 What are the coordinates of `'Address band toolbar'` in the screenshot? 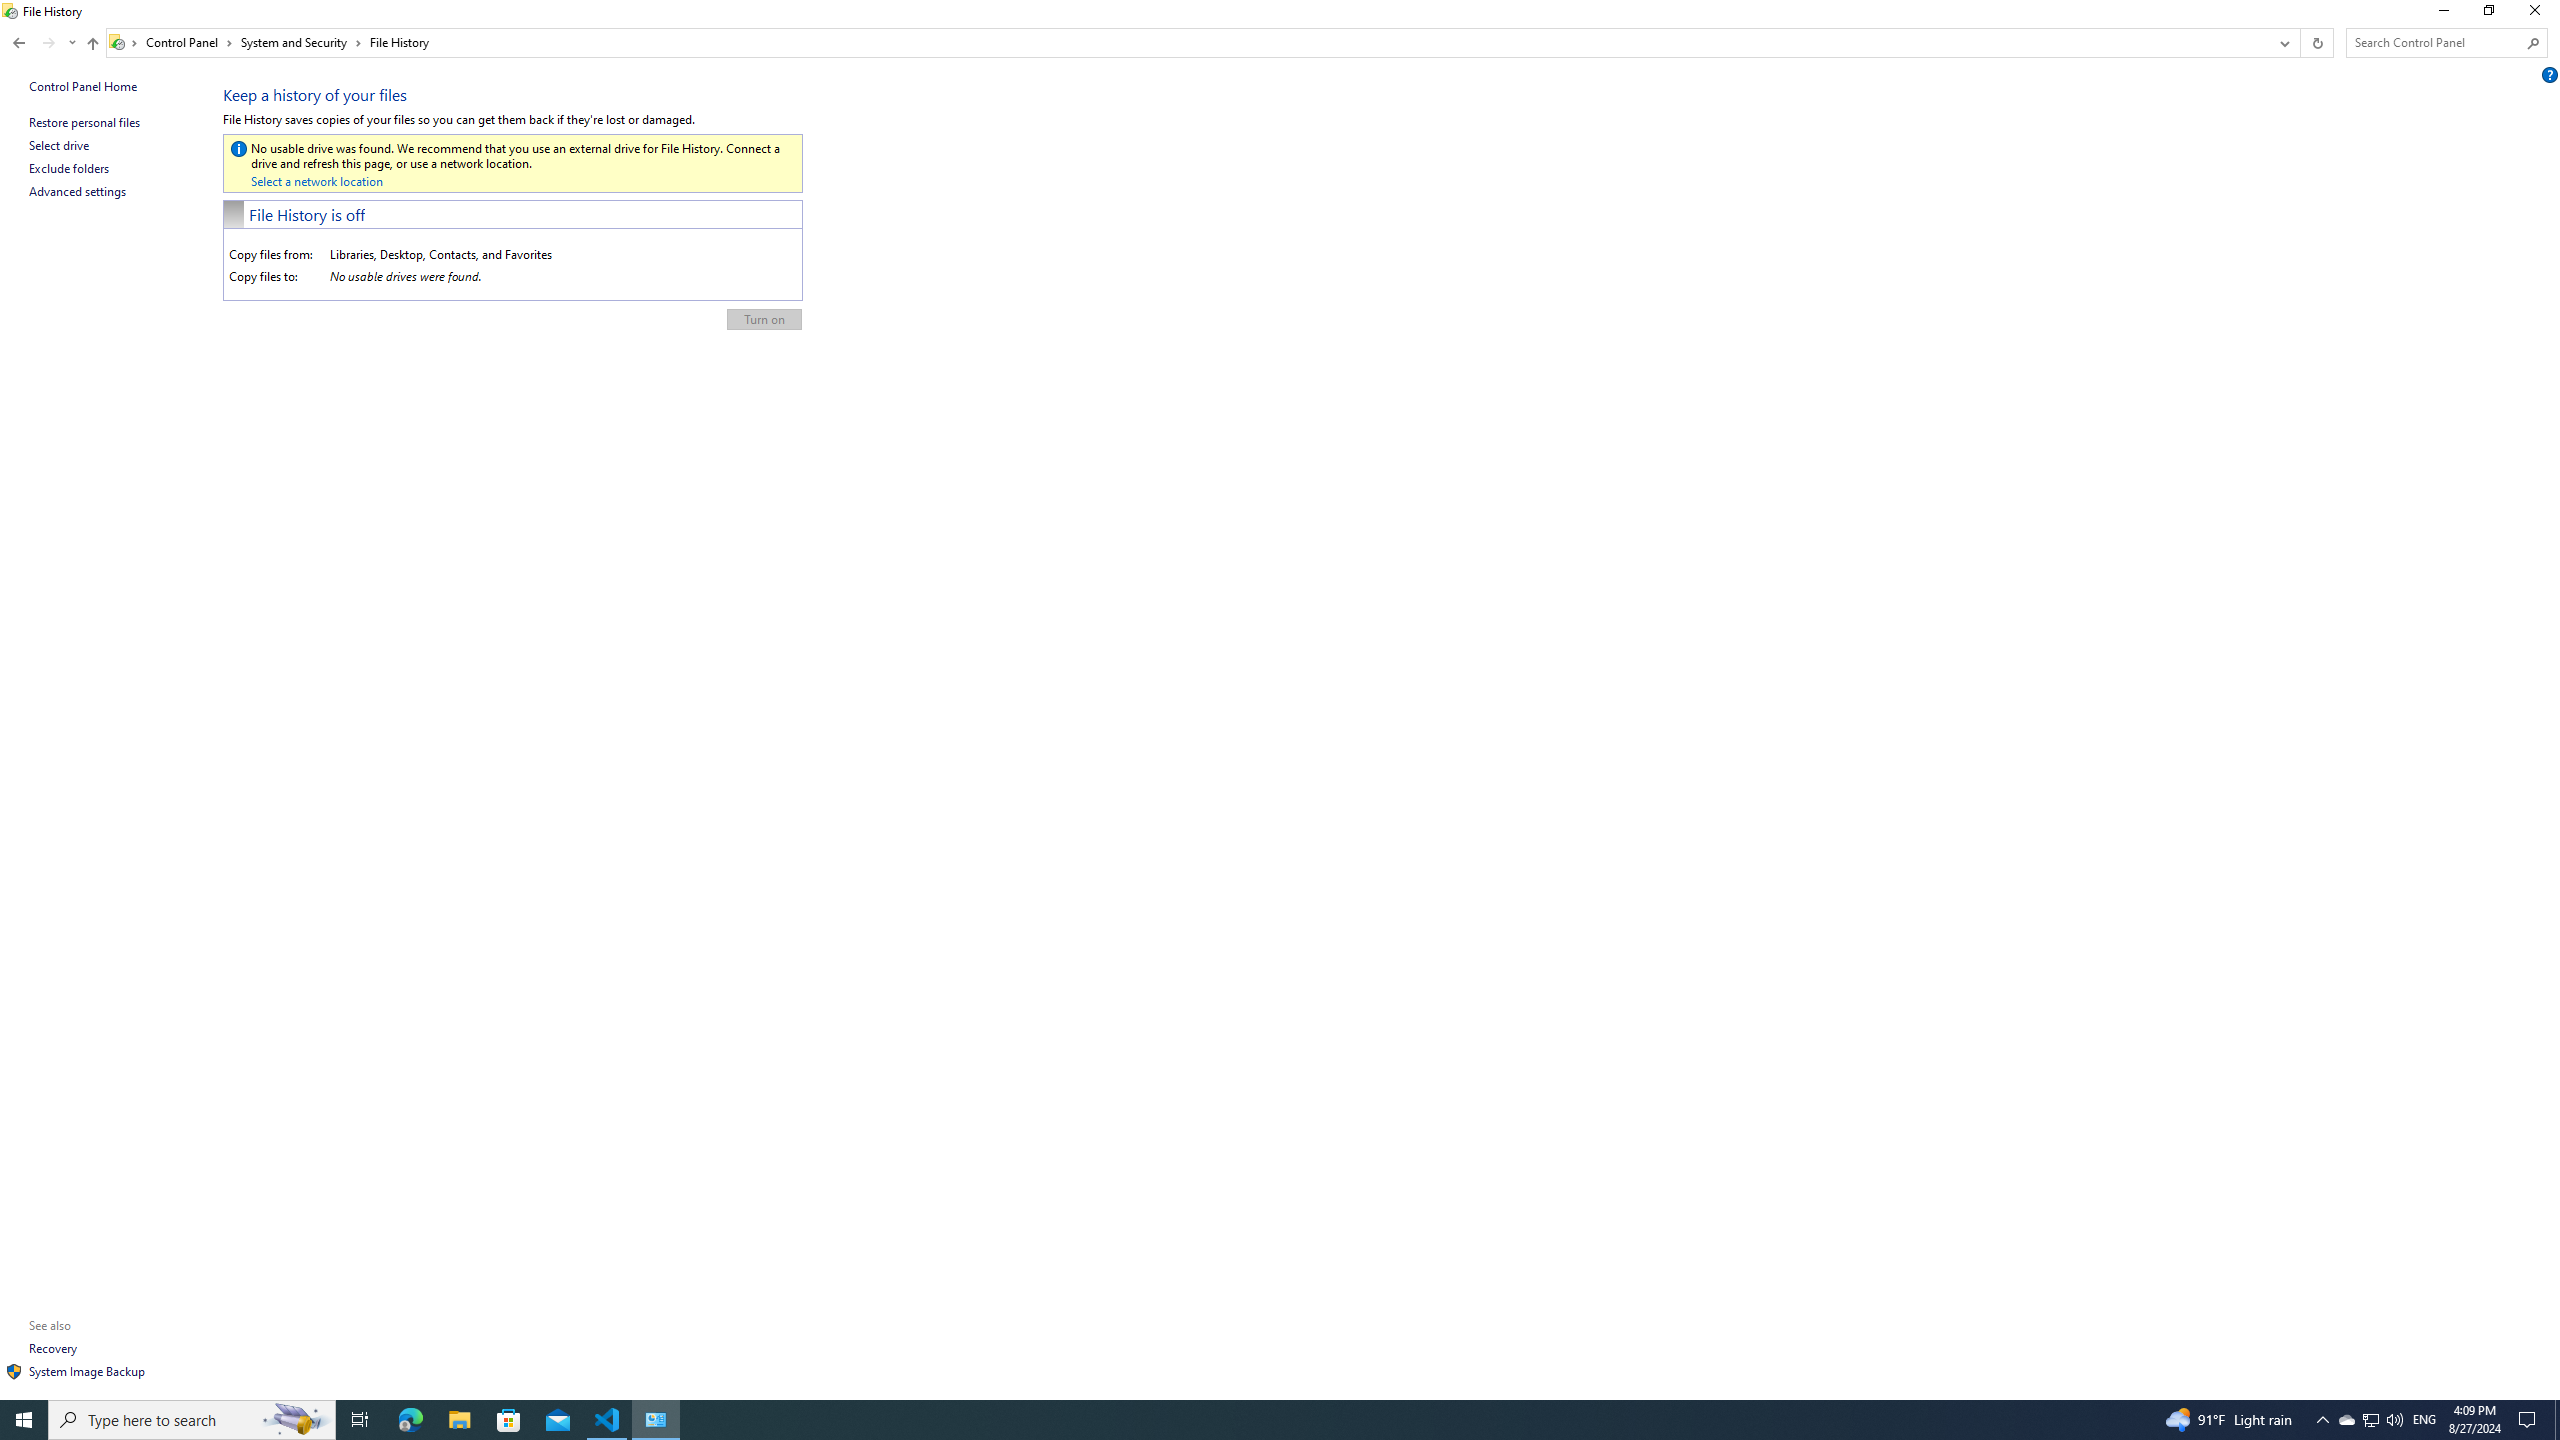 It's located at (2299, 42).